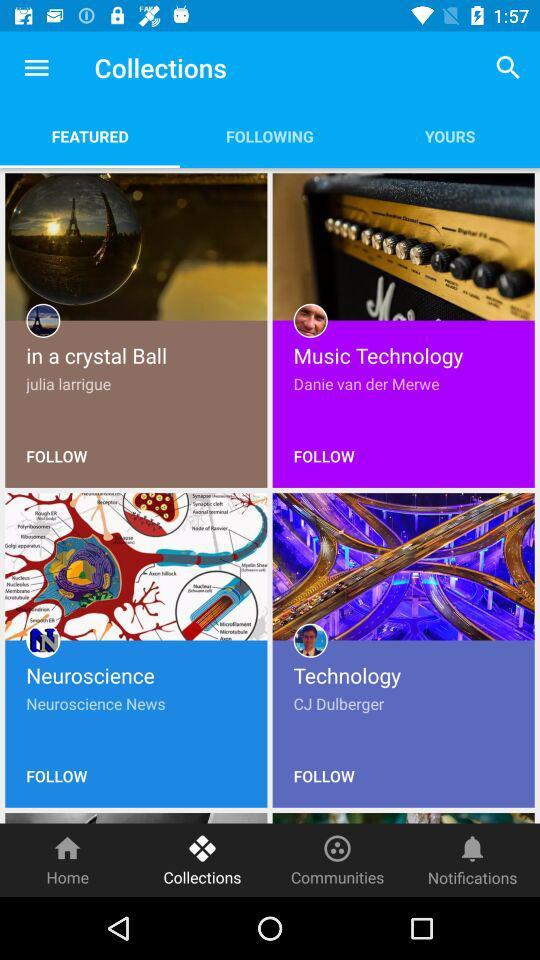 The width and height of the screenshot is (540, 960). Describe the element at coordinates (508, 67) in the screenshot. I see `the app next to following item` at that location.